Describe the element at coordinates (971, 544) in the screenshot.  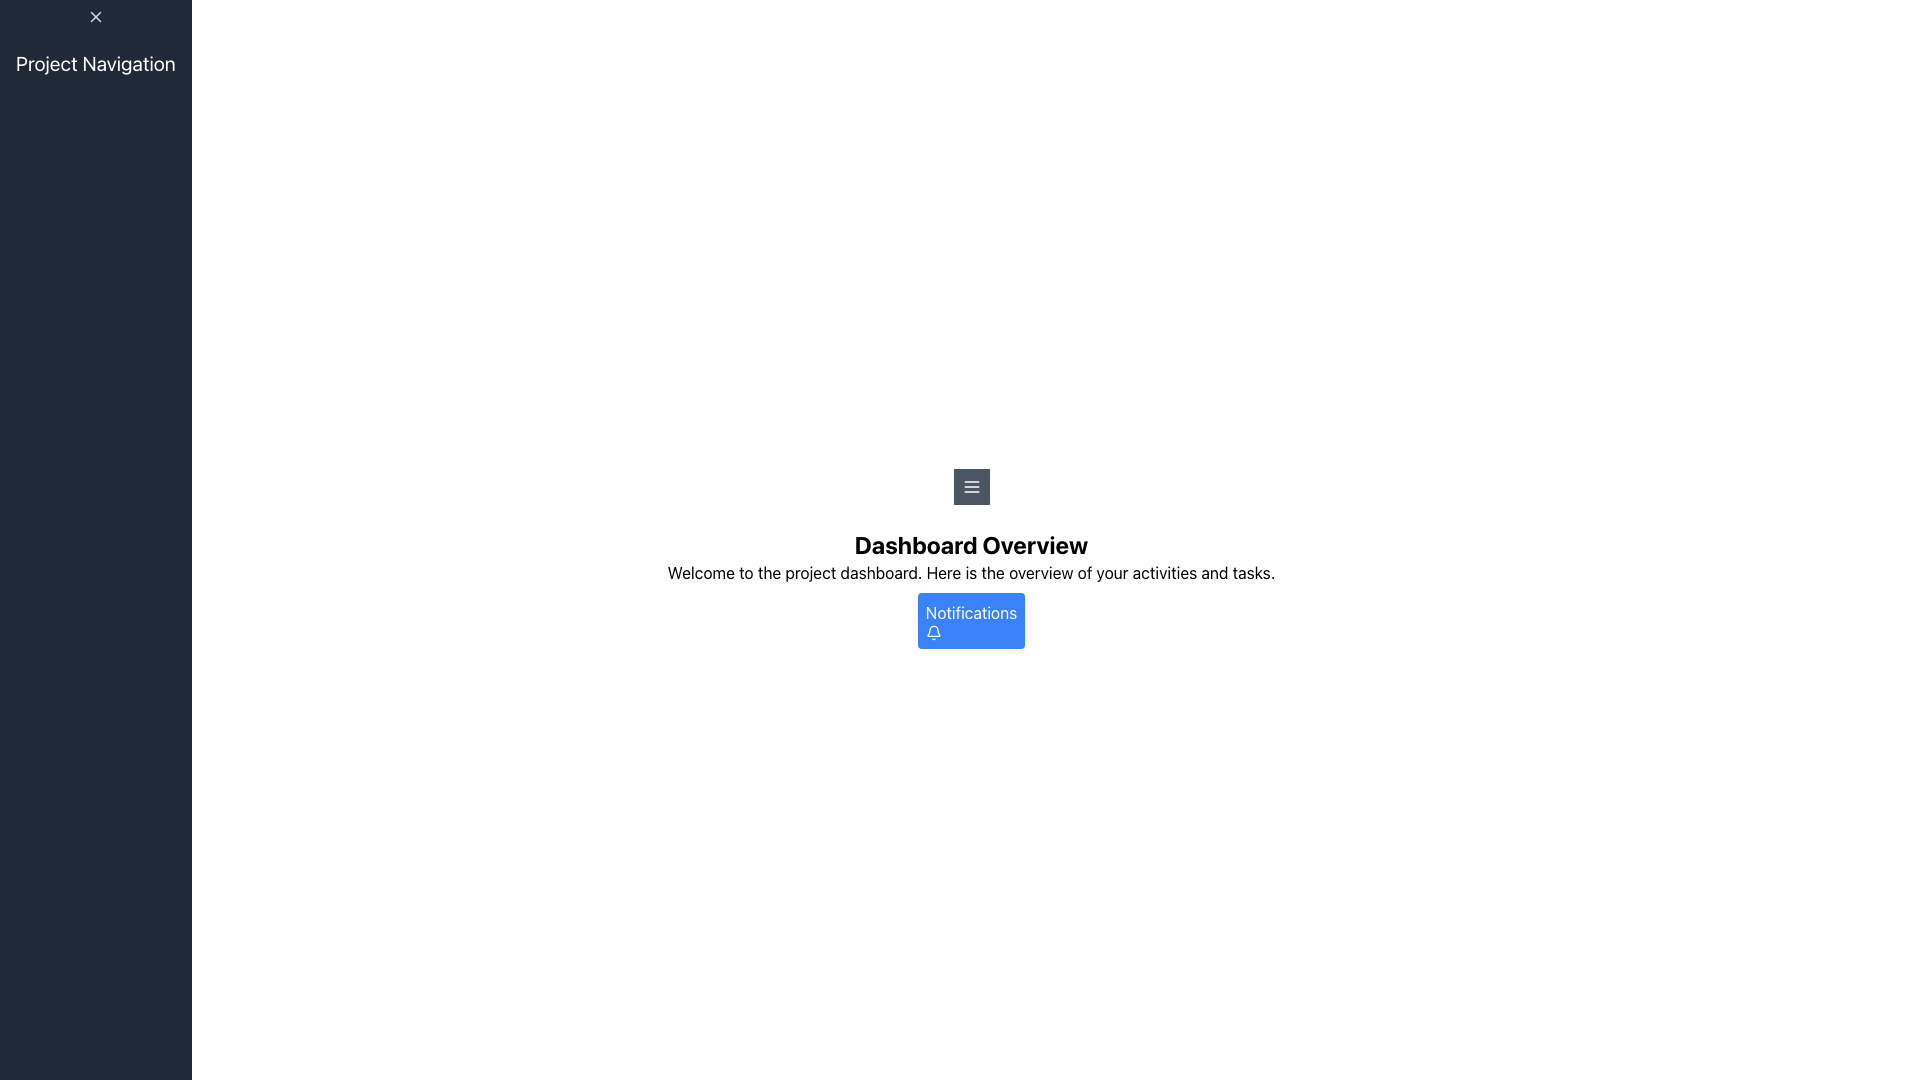
I see `the large, bold textual header displaying 'Dashboard Overview', which is prominently positioned at the top of the section containing additional information and a button` at that location.